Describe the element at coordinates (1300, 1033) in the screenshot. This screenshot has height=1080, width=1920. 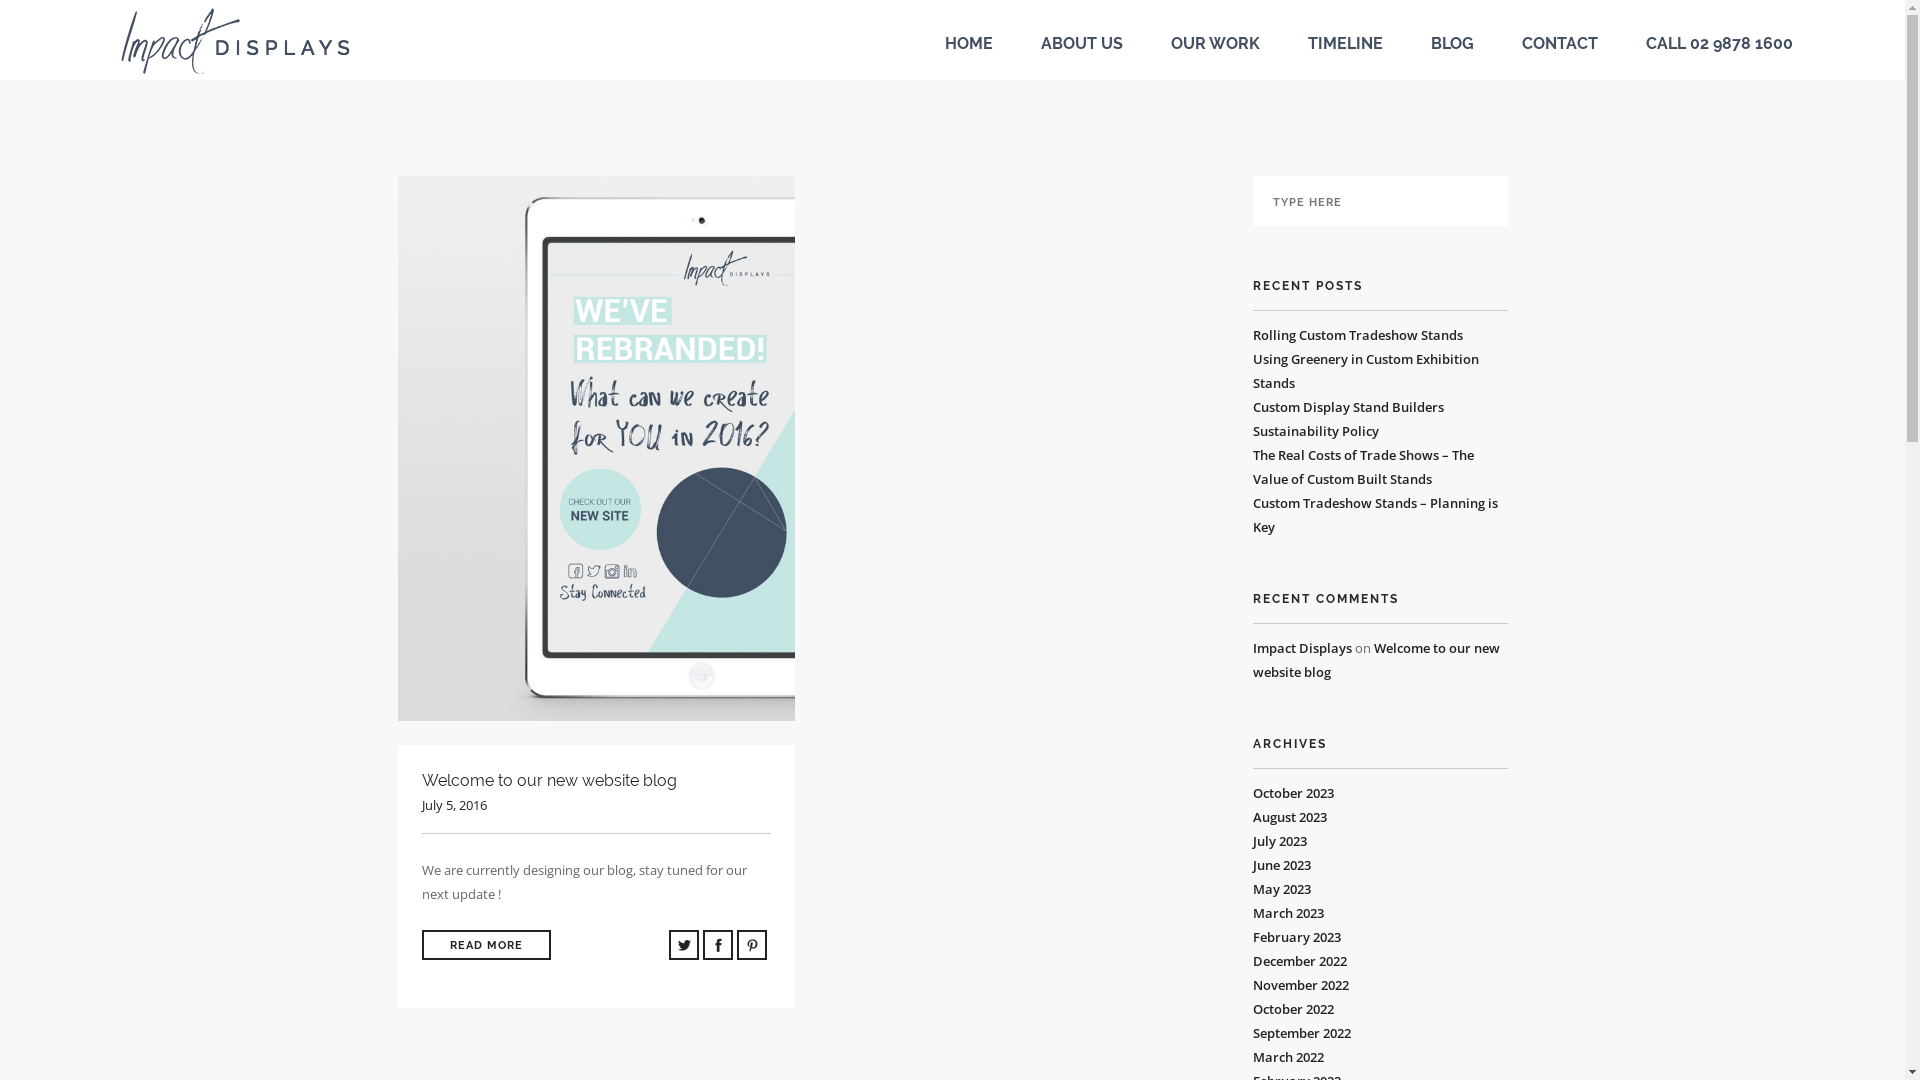
I see `'September 2022'` at that location.